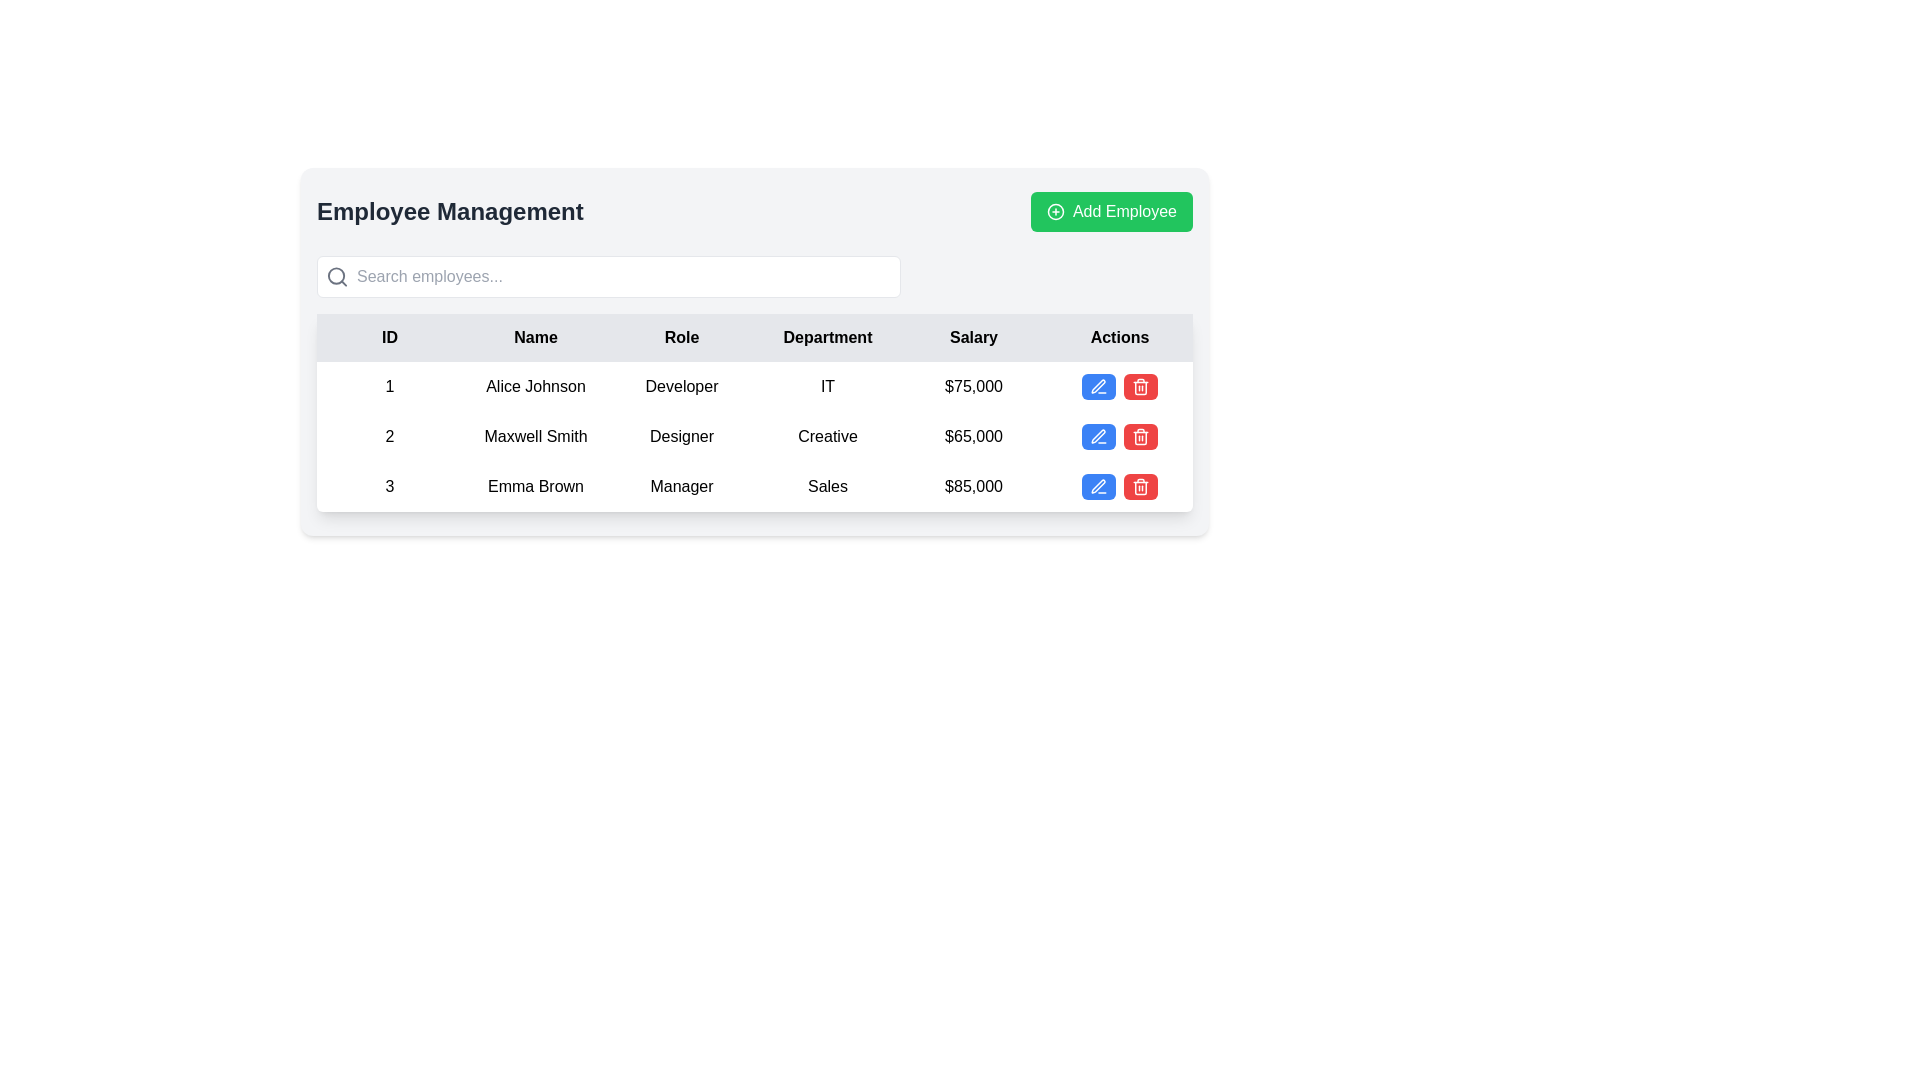  Describe the element at coordinates (1141, 435) in the screenshot. I see `the delete button located in the 'Actions' column, which is the second button next to the blue edit button` at that location.